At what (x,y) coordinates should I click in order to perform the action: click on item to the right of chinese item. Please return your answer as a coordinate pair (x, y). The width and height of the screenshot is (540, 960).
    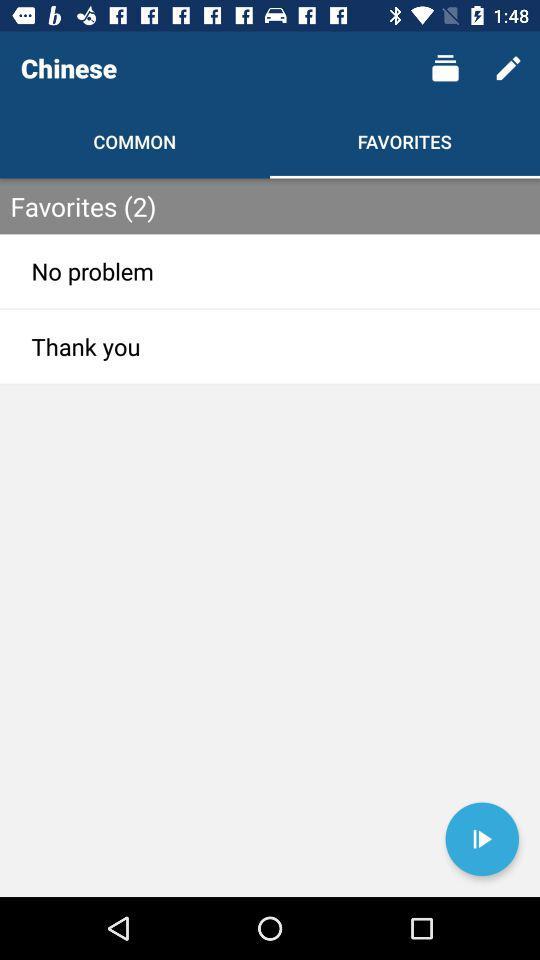
    Looking at the image, I should click on (445, 68).